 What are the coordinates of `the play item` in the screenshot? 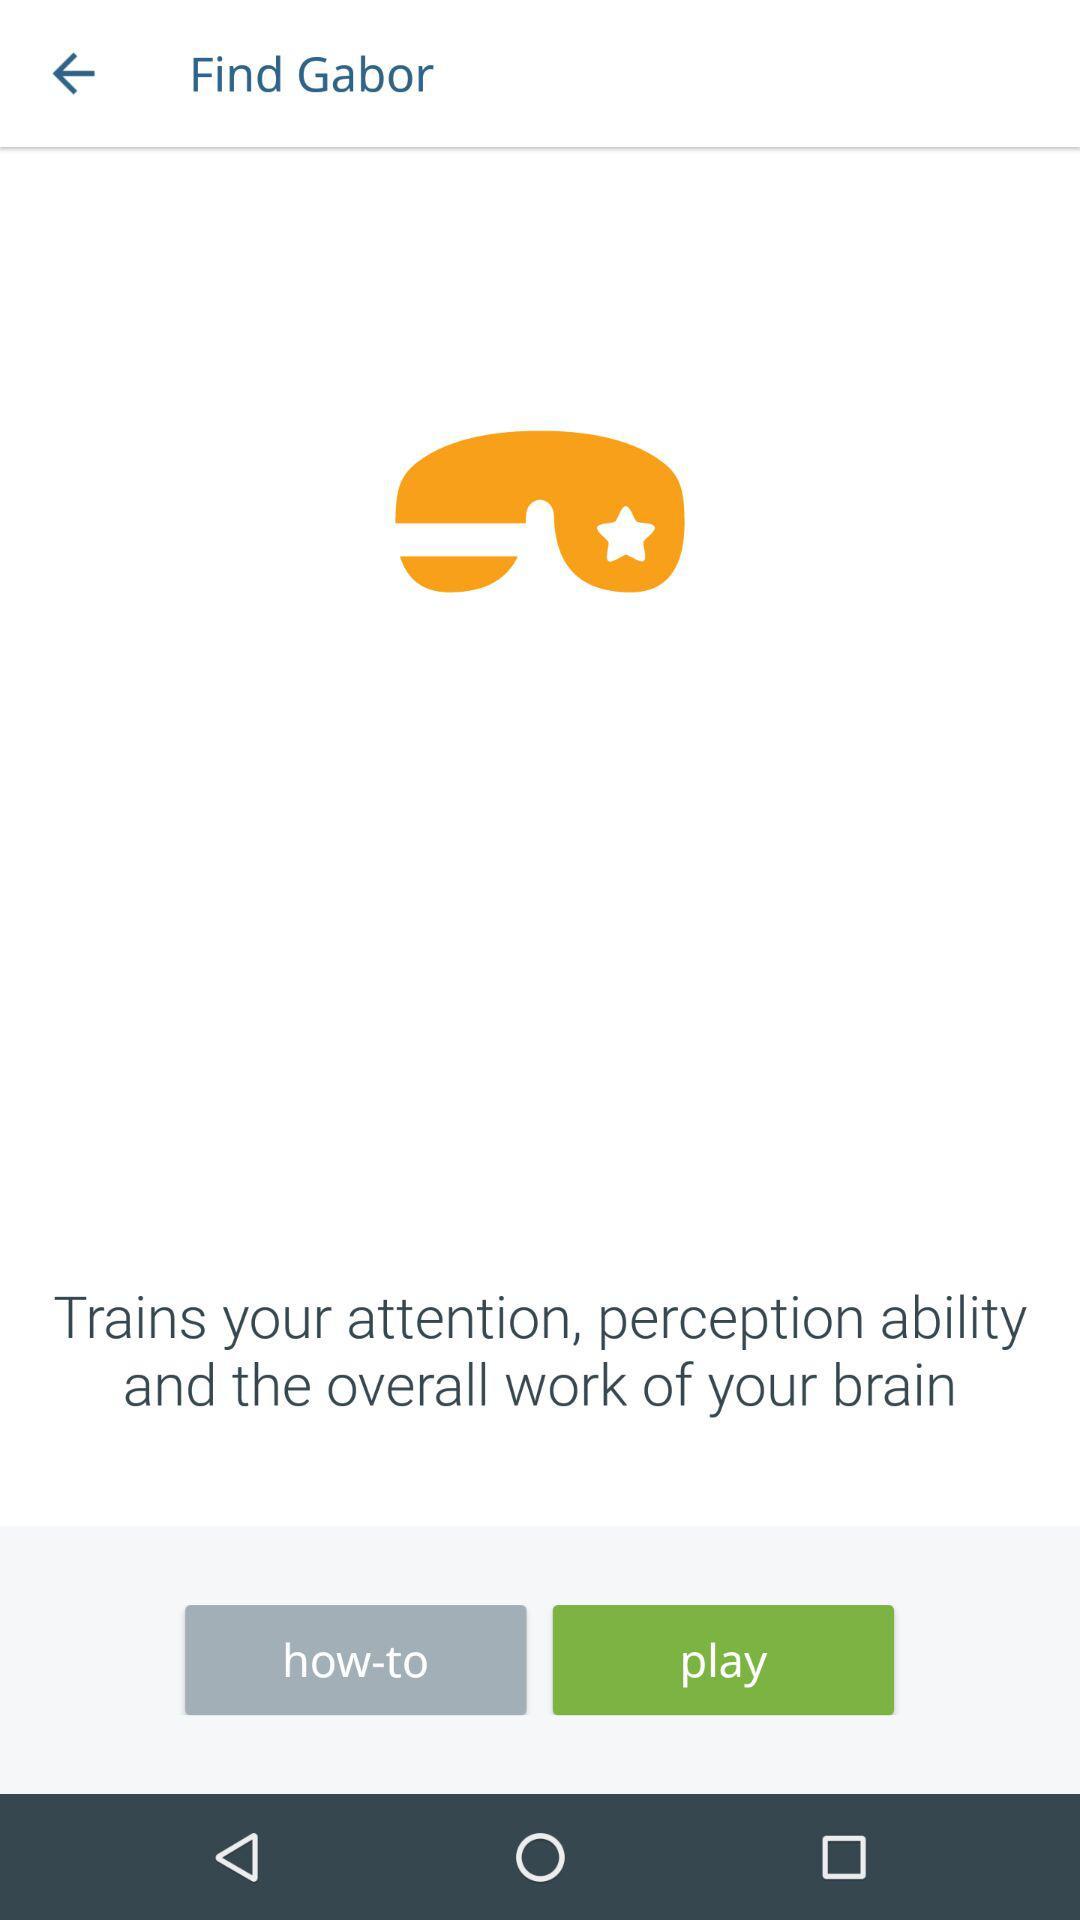 It's located at (723, 1660).